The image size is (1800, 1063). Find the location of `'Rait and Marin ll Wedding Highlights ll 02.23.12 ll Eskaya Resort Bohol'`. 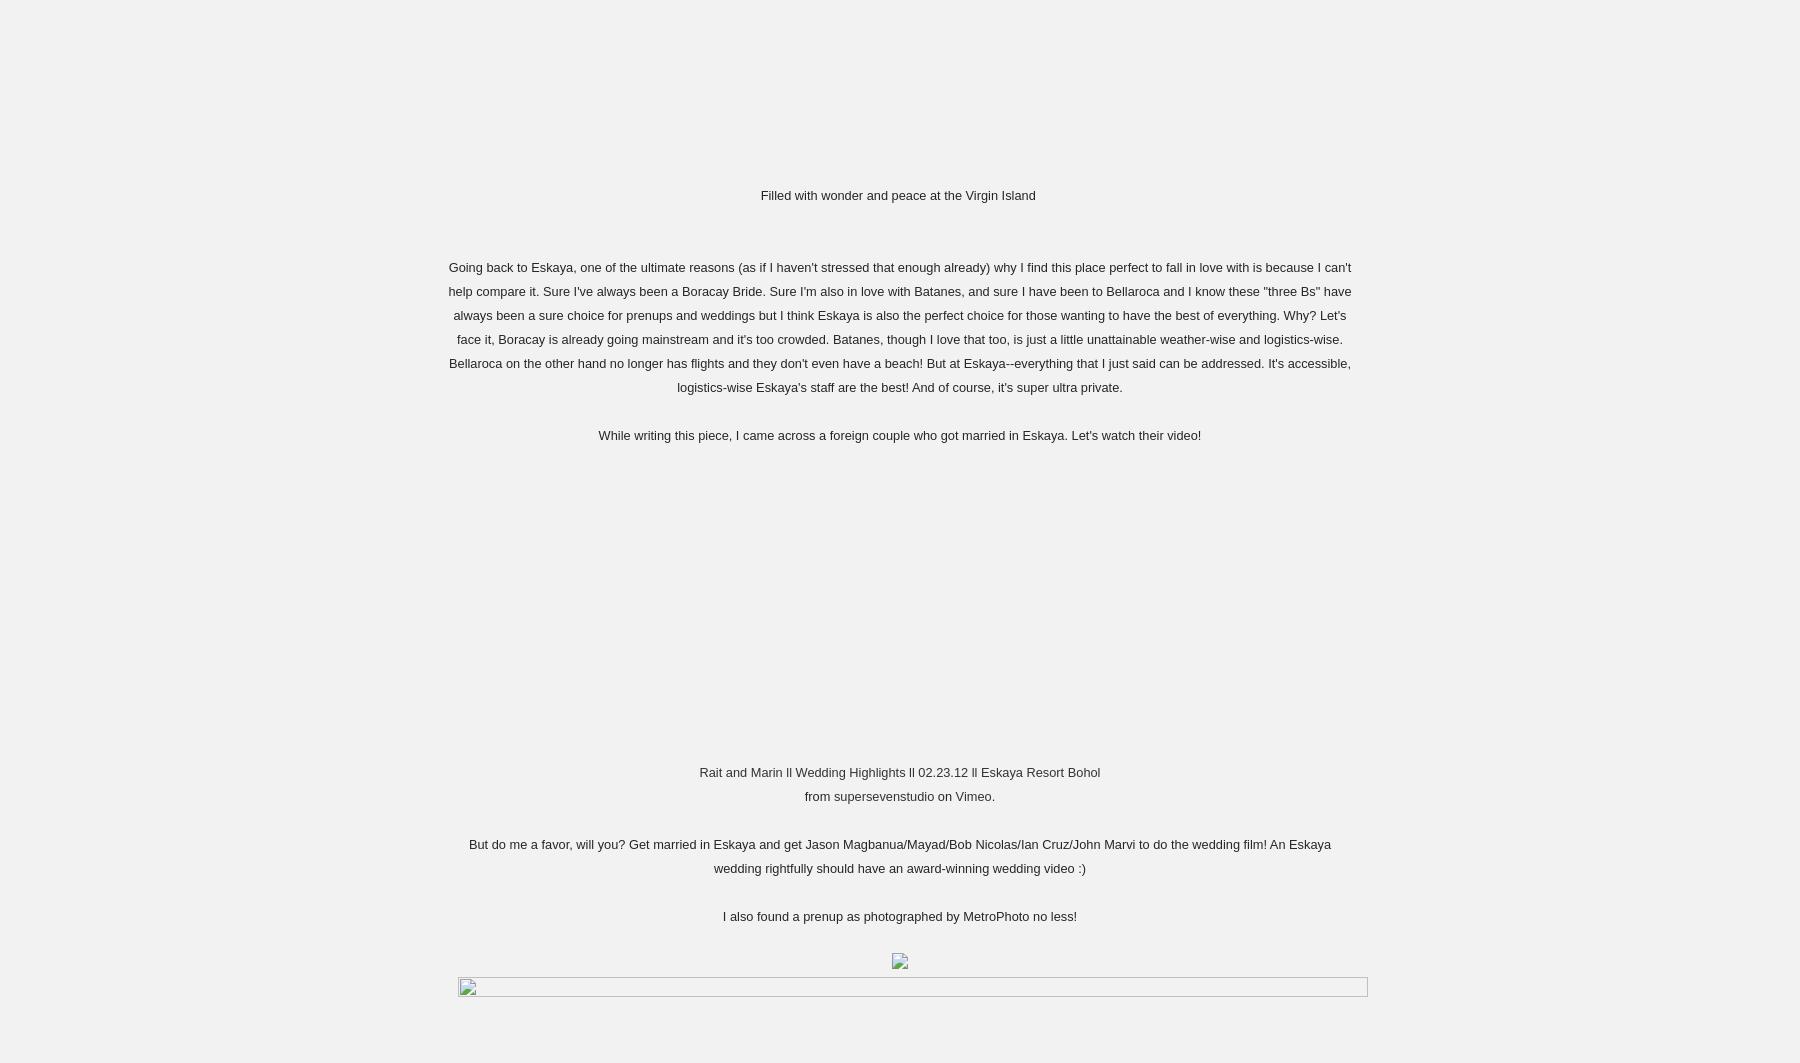

'Rait and Marin ll Wedding Highlights ll 02.23.12 ll Eskaya Resort Bohol' is located at coordinates (899, 770).